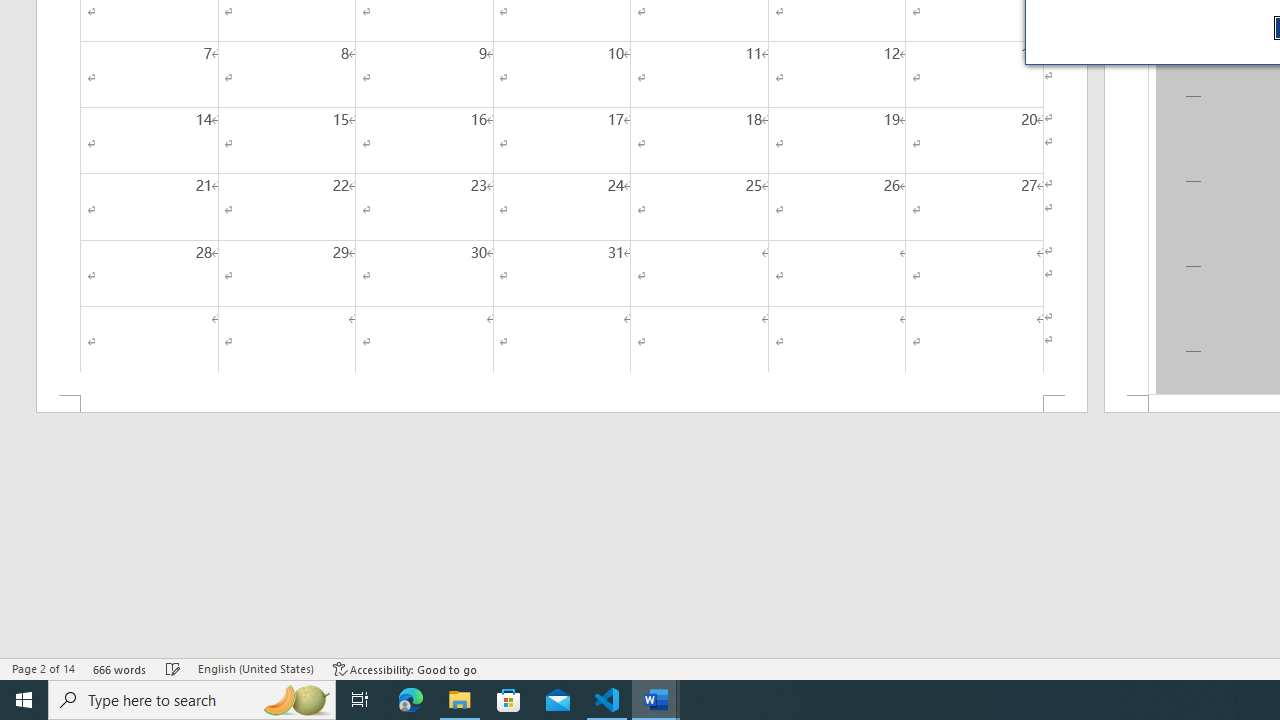 Image resolution: width=1280 pixels, height=720 pixels. What do you see at coordinates (404, 669) in the screenshot?
I see `'Accessibility Checker Accessibility: Good to go'` at bounding box center [404, 669].